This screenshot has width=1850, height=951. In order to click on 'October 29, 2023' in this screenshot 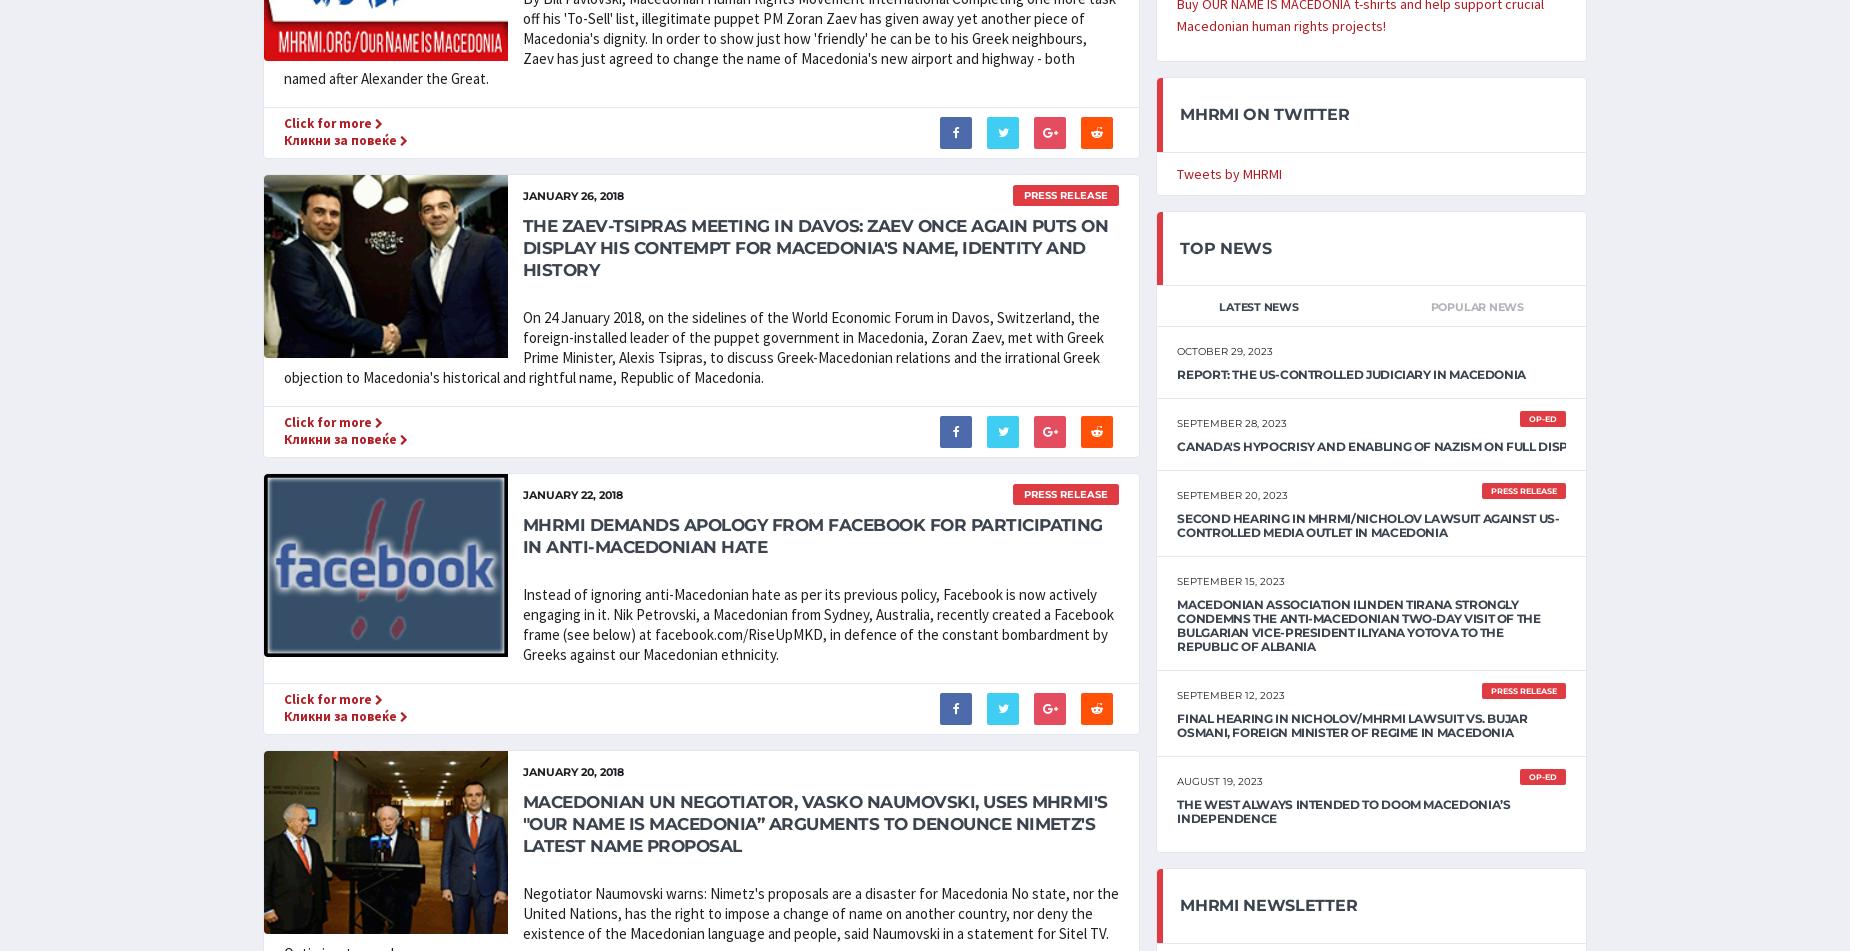, I will do `click(1175, 351)`.